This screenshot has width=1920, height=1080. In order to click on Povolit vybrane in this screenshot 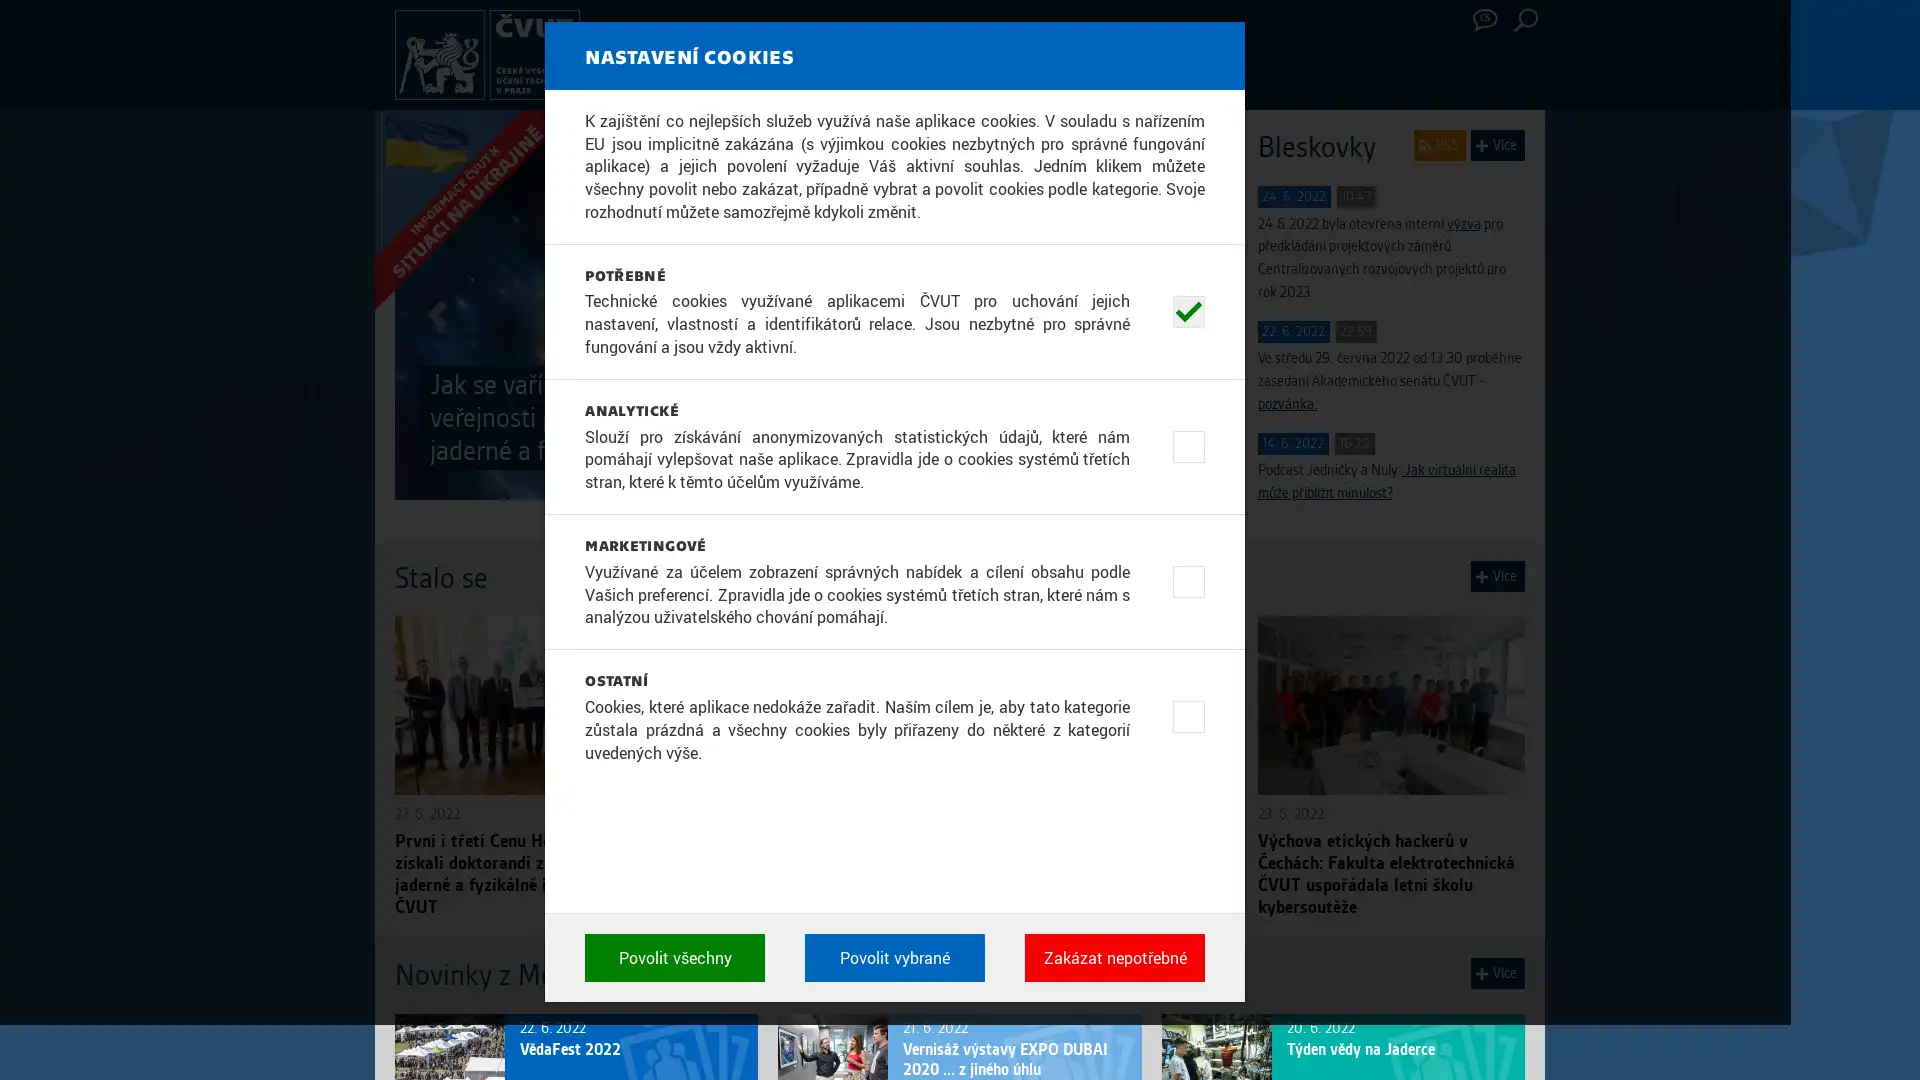, I will do `click(960, 985)`.